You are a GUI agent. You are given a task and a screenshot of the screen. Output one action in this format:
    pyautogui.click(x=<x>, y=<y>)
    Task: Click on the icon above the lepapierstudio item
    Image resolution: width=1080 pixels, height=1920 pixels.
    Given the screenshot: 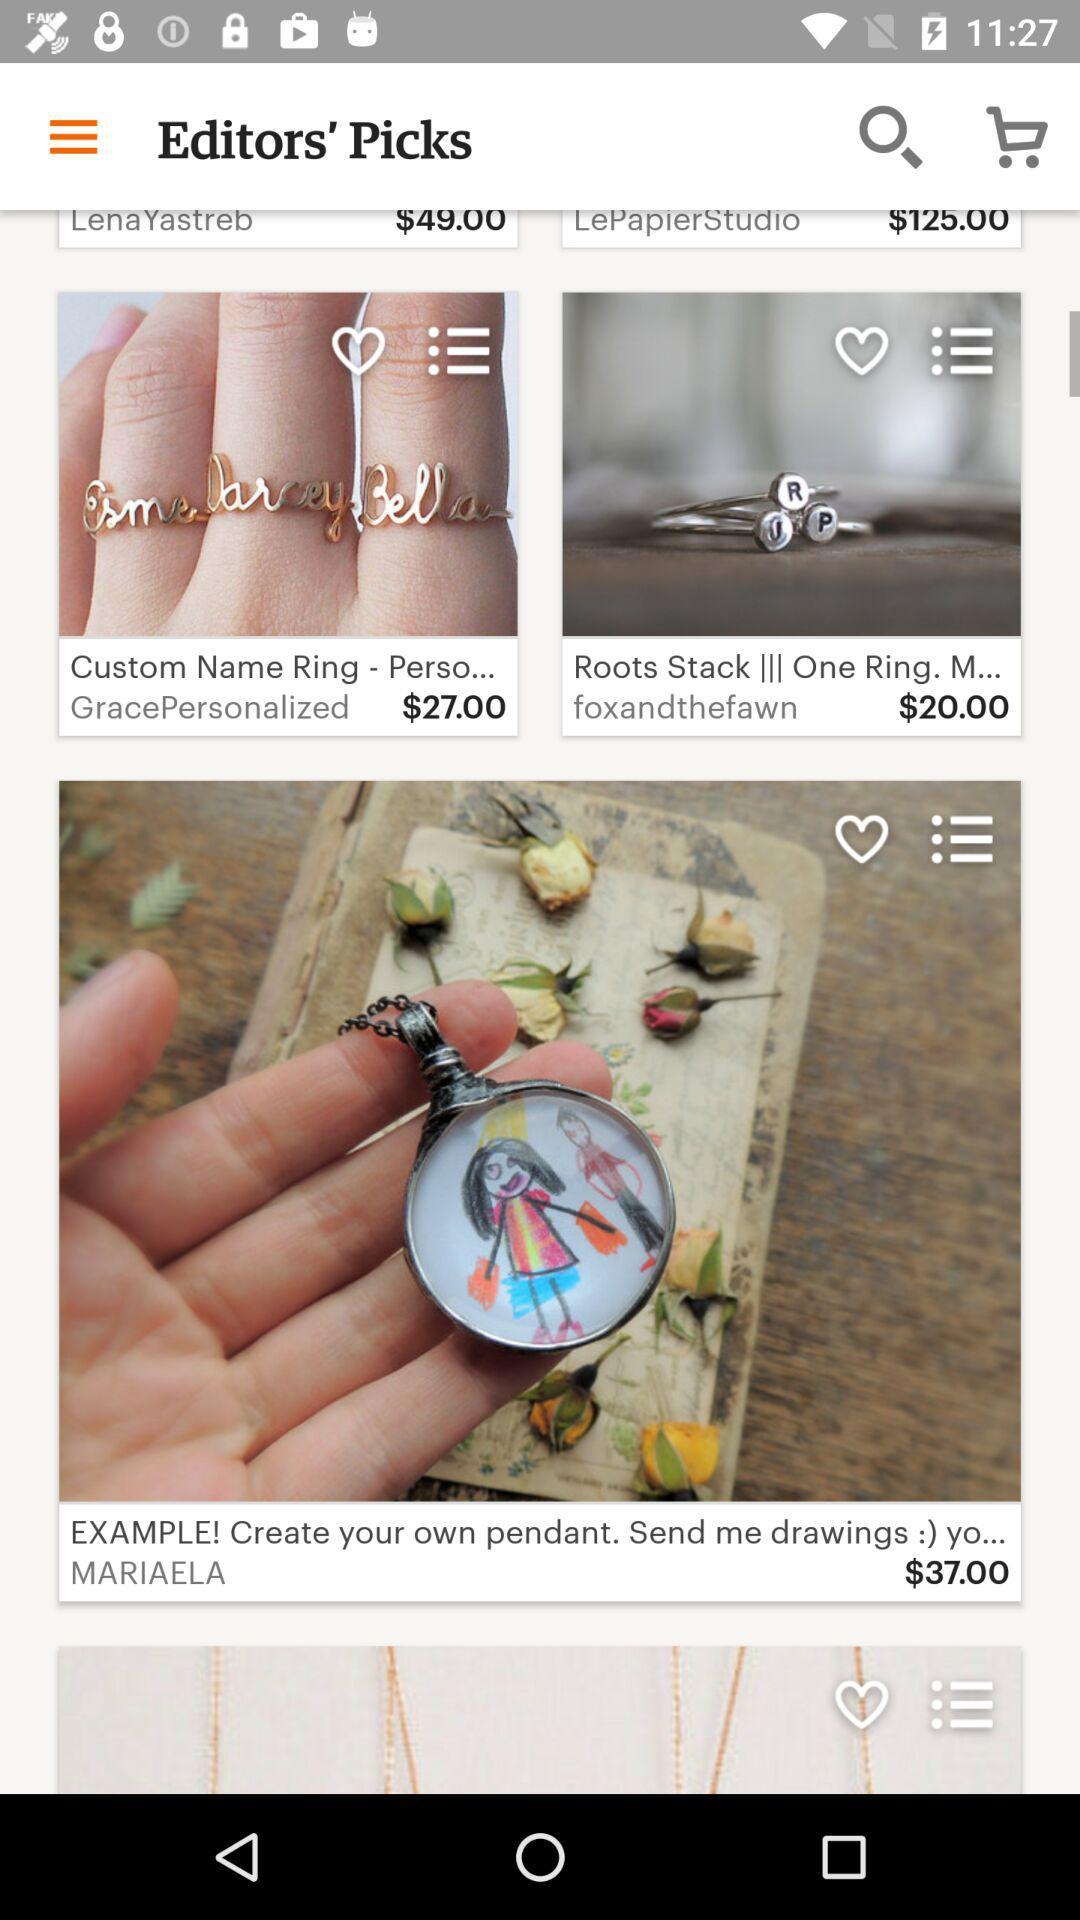 What is the action you would take?
    pyautogui.click(x=890, y=135)
    